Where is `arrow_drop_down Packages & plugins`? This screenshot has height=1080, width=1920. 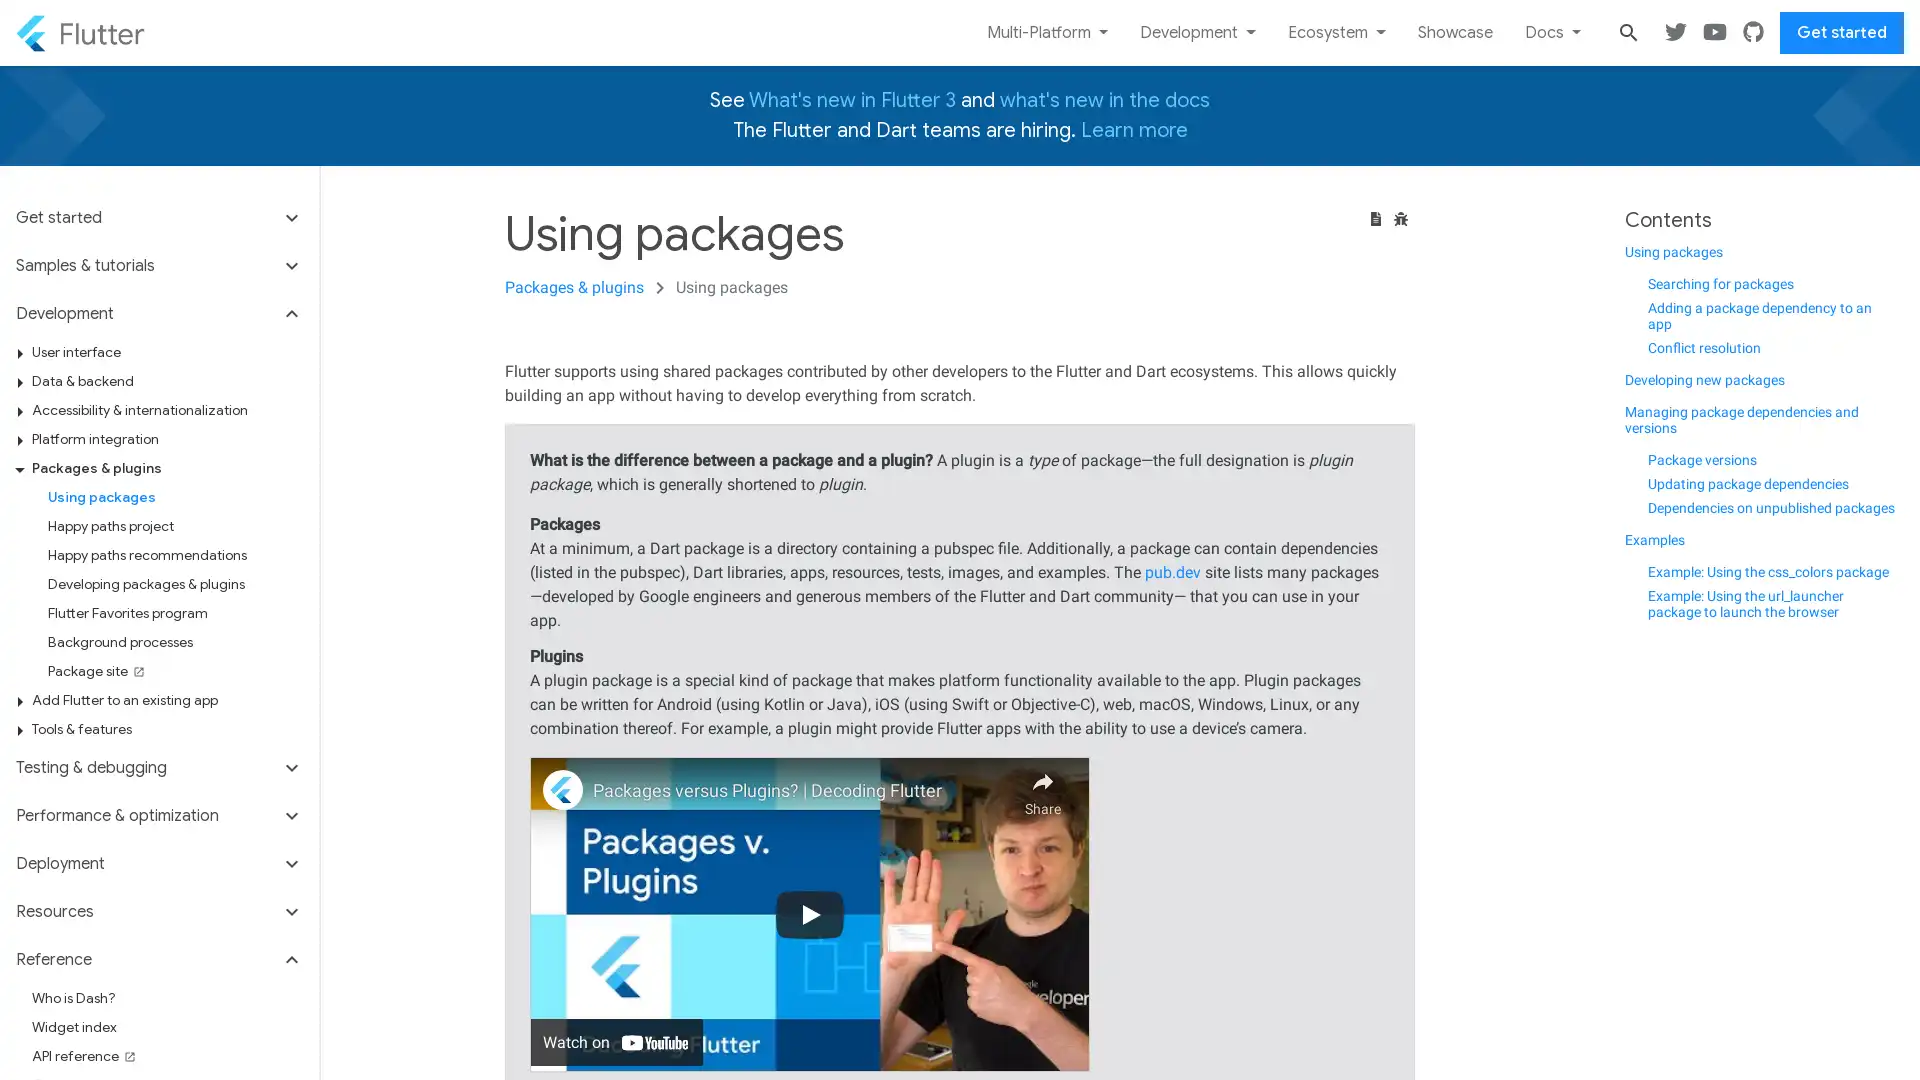 arrow_drop_down Packages & plugins is located at coordinates (167, 468).